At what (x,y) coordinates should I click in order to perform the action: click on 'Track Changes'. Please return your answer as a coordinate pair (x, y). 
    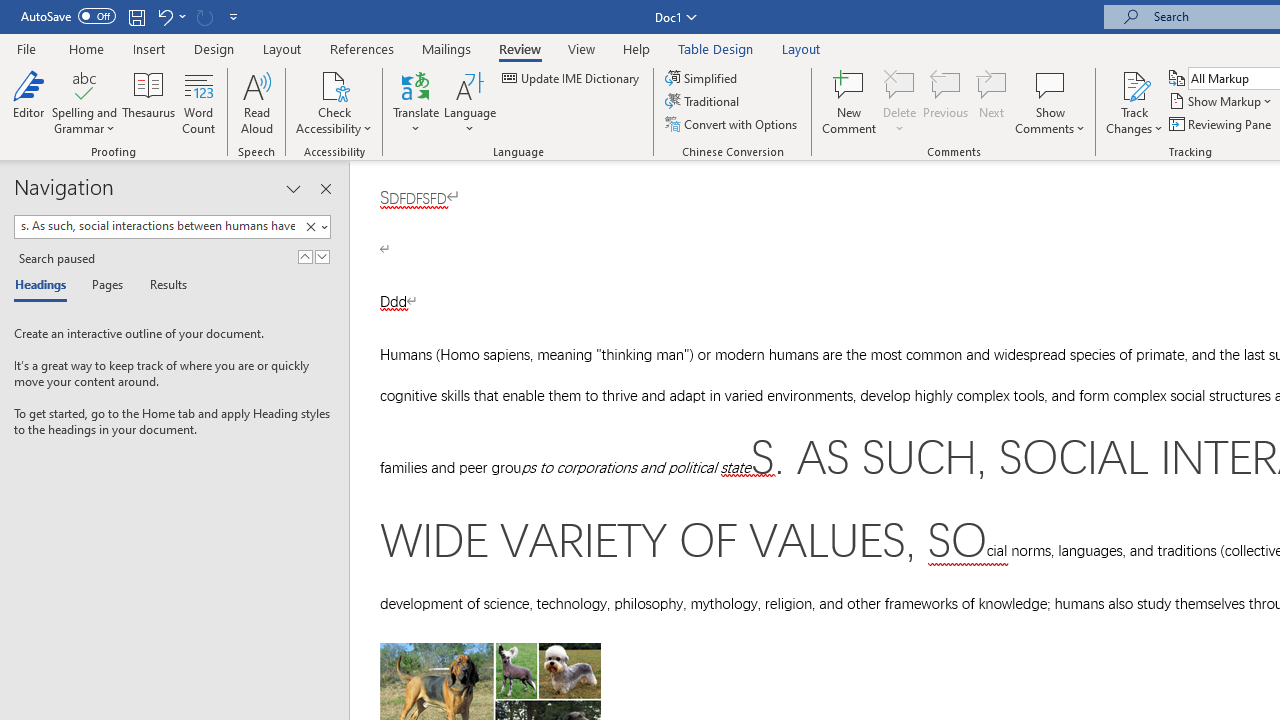
    Looking at the image, I should click on (1134, 84).